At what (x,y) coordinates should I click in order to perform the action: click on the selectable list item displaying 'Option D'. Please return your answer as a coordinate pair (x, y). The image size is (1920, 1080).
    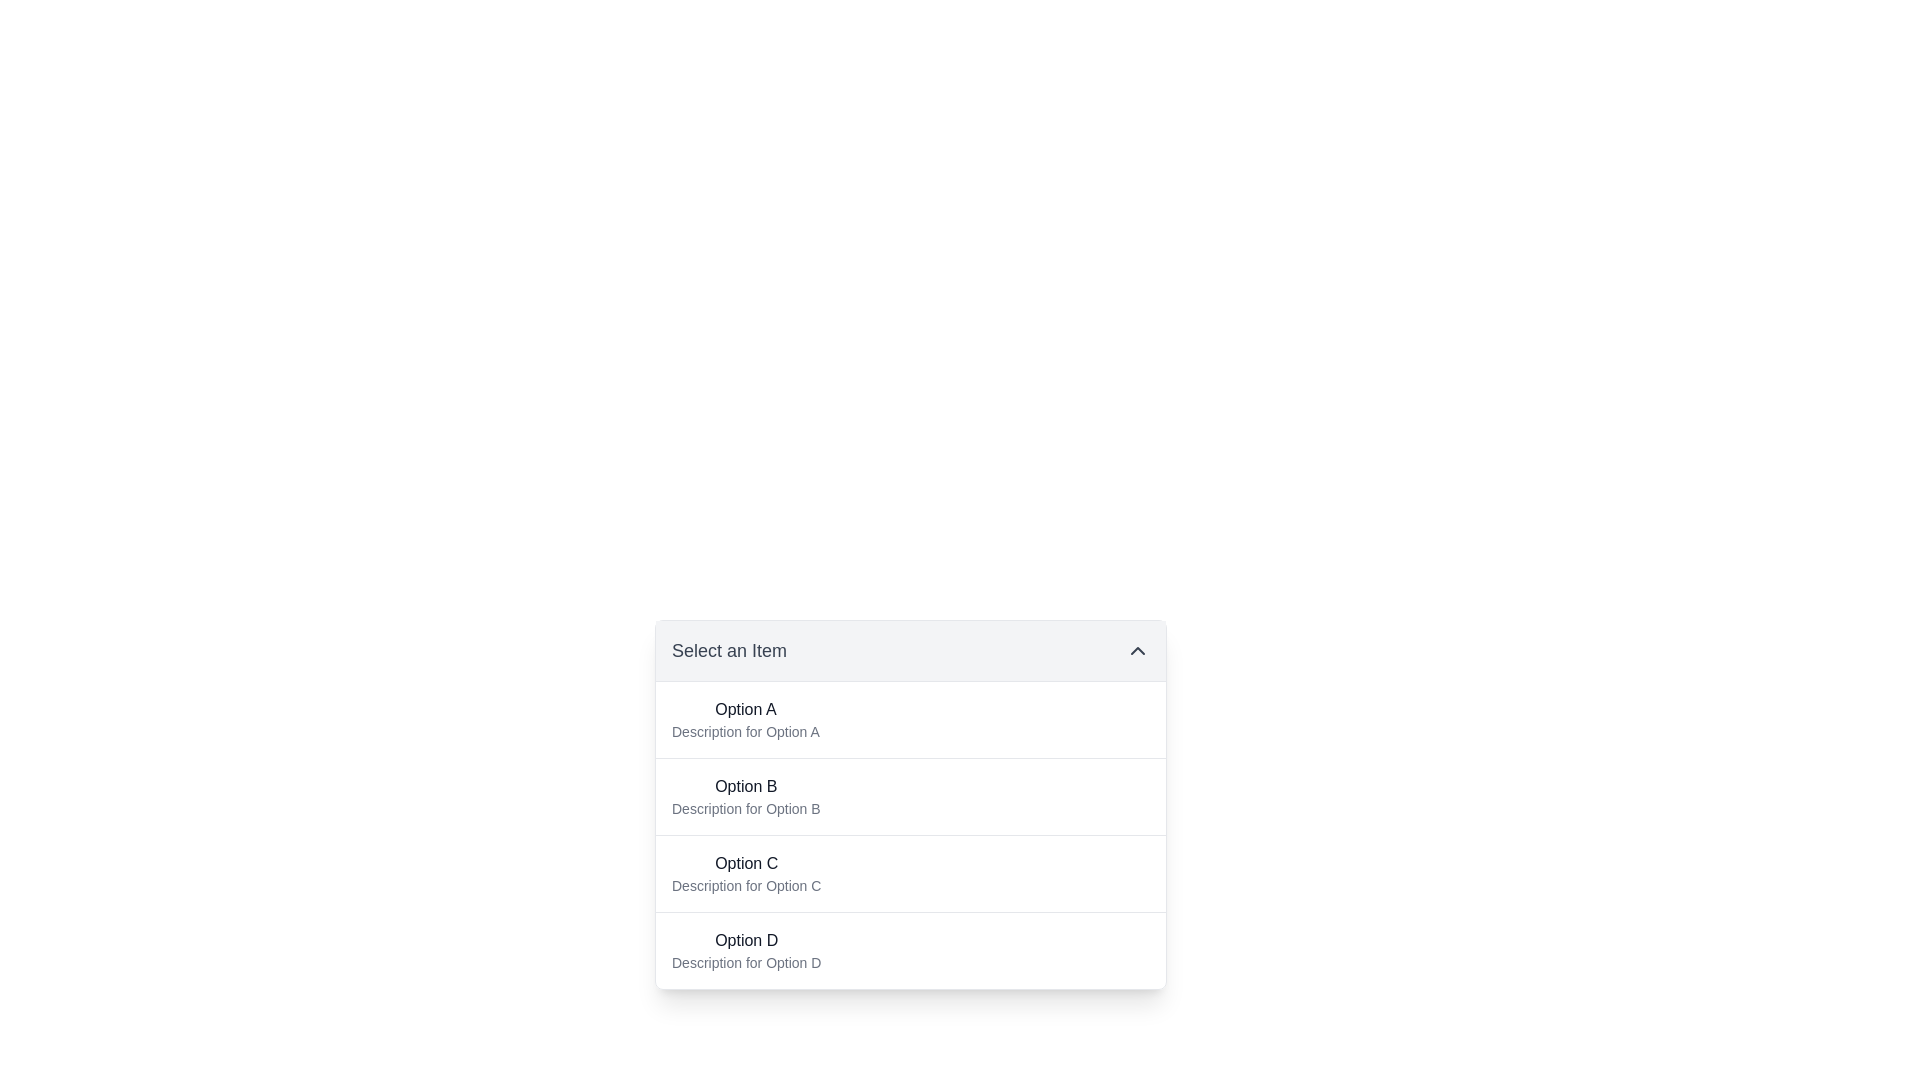
    Looking at the image, I should click on (910, 948).